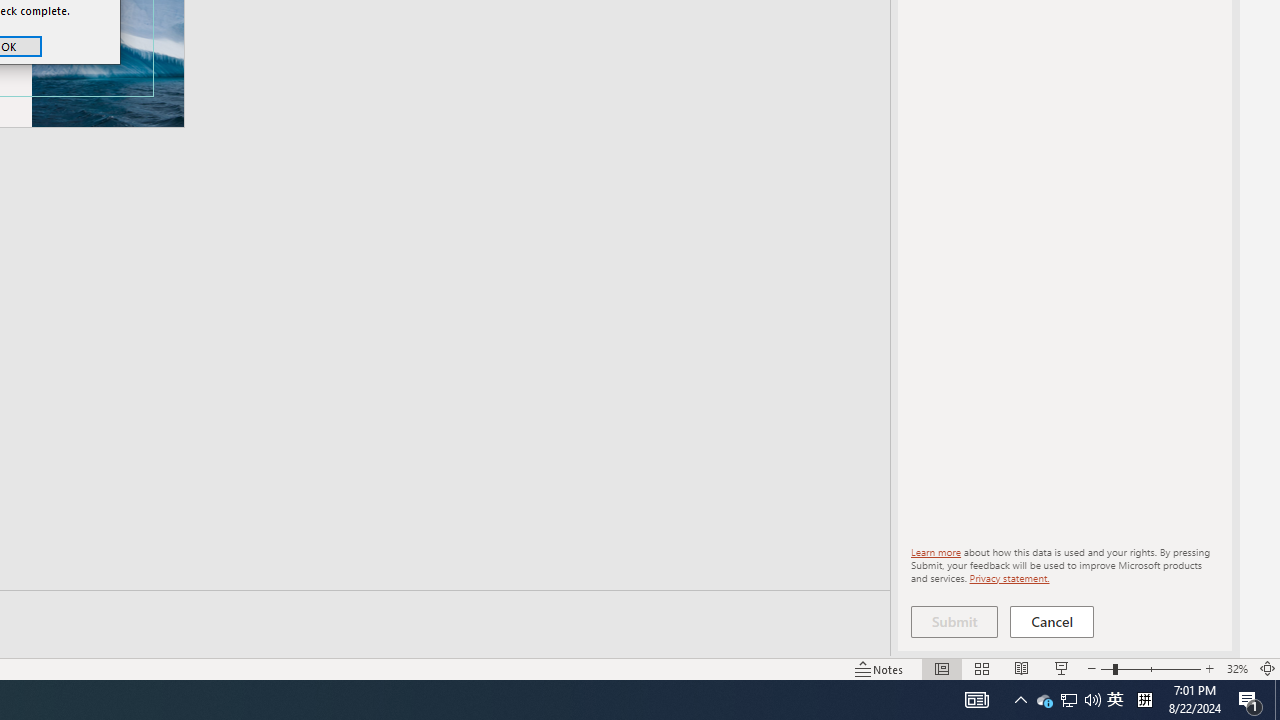 The image size is (1280, 720). Describe the element at coordinates (1236, 669) in the screenshot. I see `'Zoom 32%'` at that location.